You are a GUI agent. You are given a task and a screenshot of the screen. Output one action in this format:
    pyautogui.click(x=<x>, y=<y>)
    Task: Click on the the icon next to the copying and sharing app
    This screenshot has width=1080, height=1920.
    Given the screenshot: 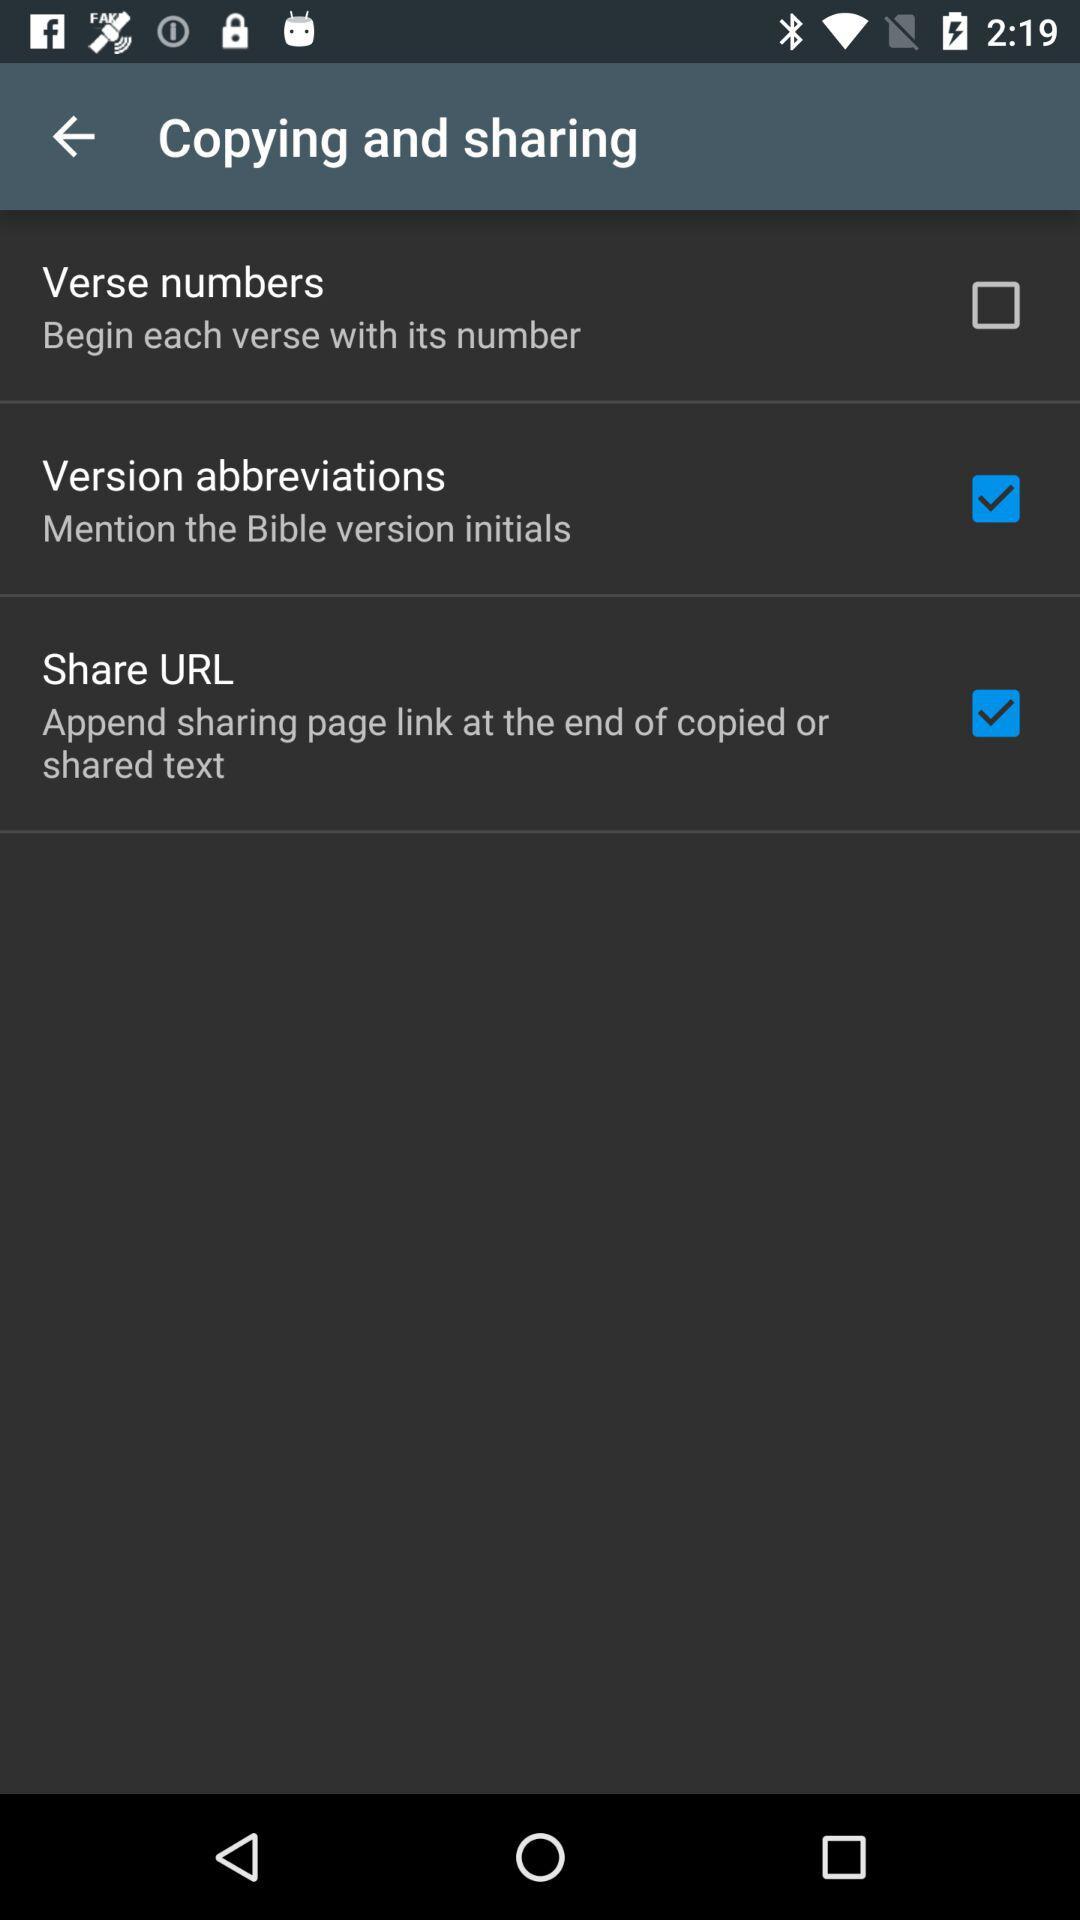 What is the action you would take?
    pyautogui.click(x=72, y=135)
    